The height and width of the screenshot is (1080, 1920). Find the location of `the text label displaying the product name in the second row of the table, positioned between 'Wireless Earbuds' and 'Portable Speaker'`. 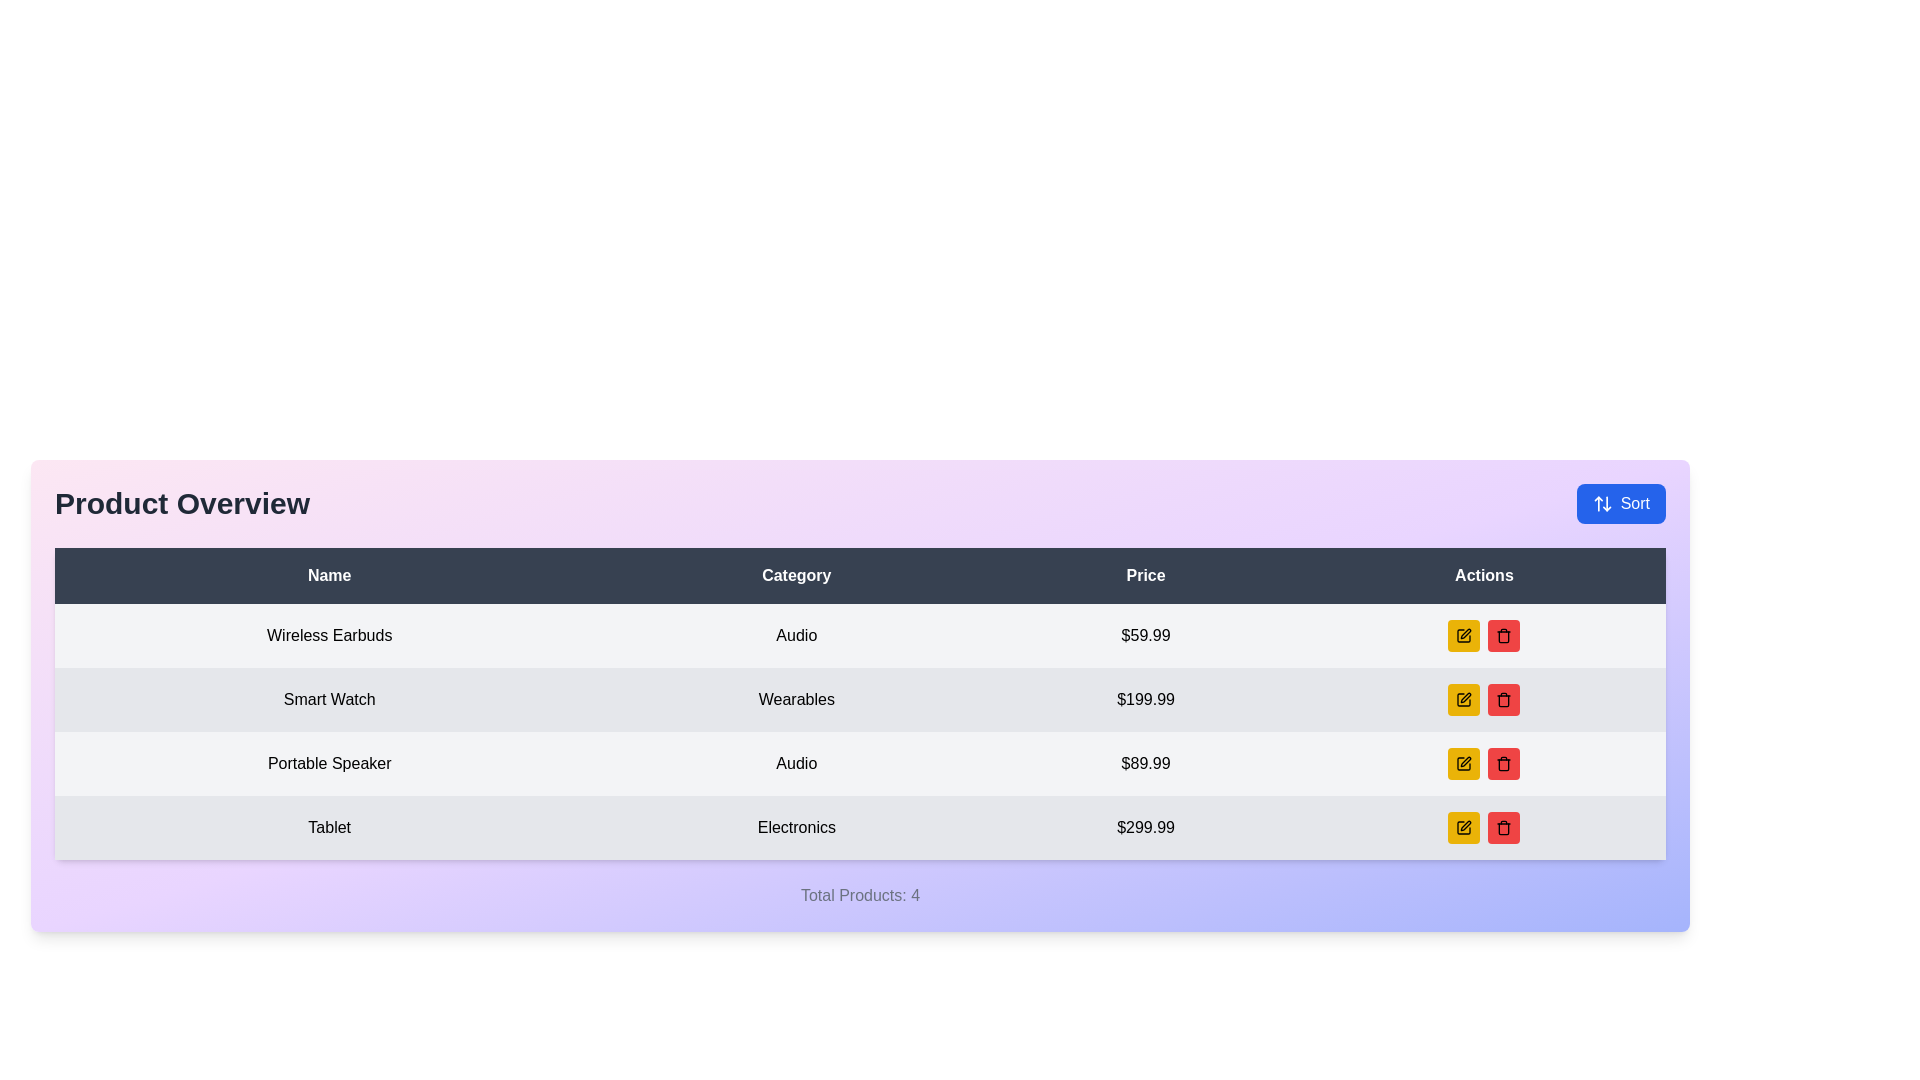

the text label displaying the product name in the second row of the table, positioned between 'Wireless Earbuds' and 'Portable Speaker' is located at coordinates (329, 698).